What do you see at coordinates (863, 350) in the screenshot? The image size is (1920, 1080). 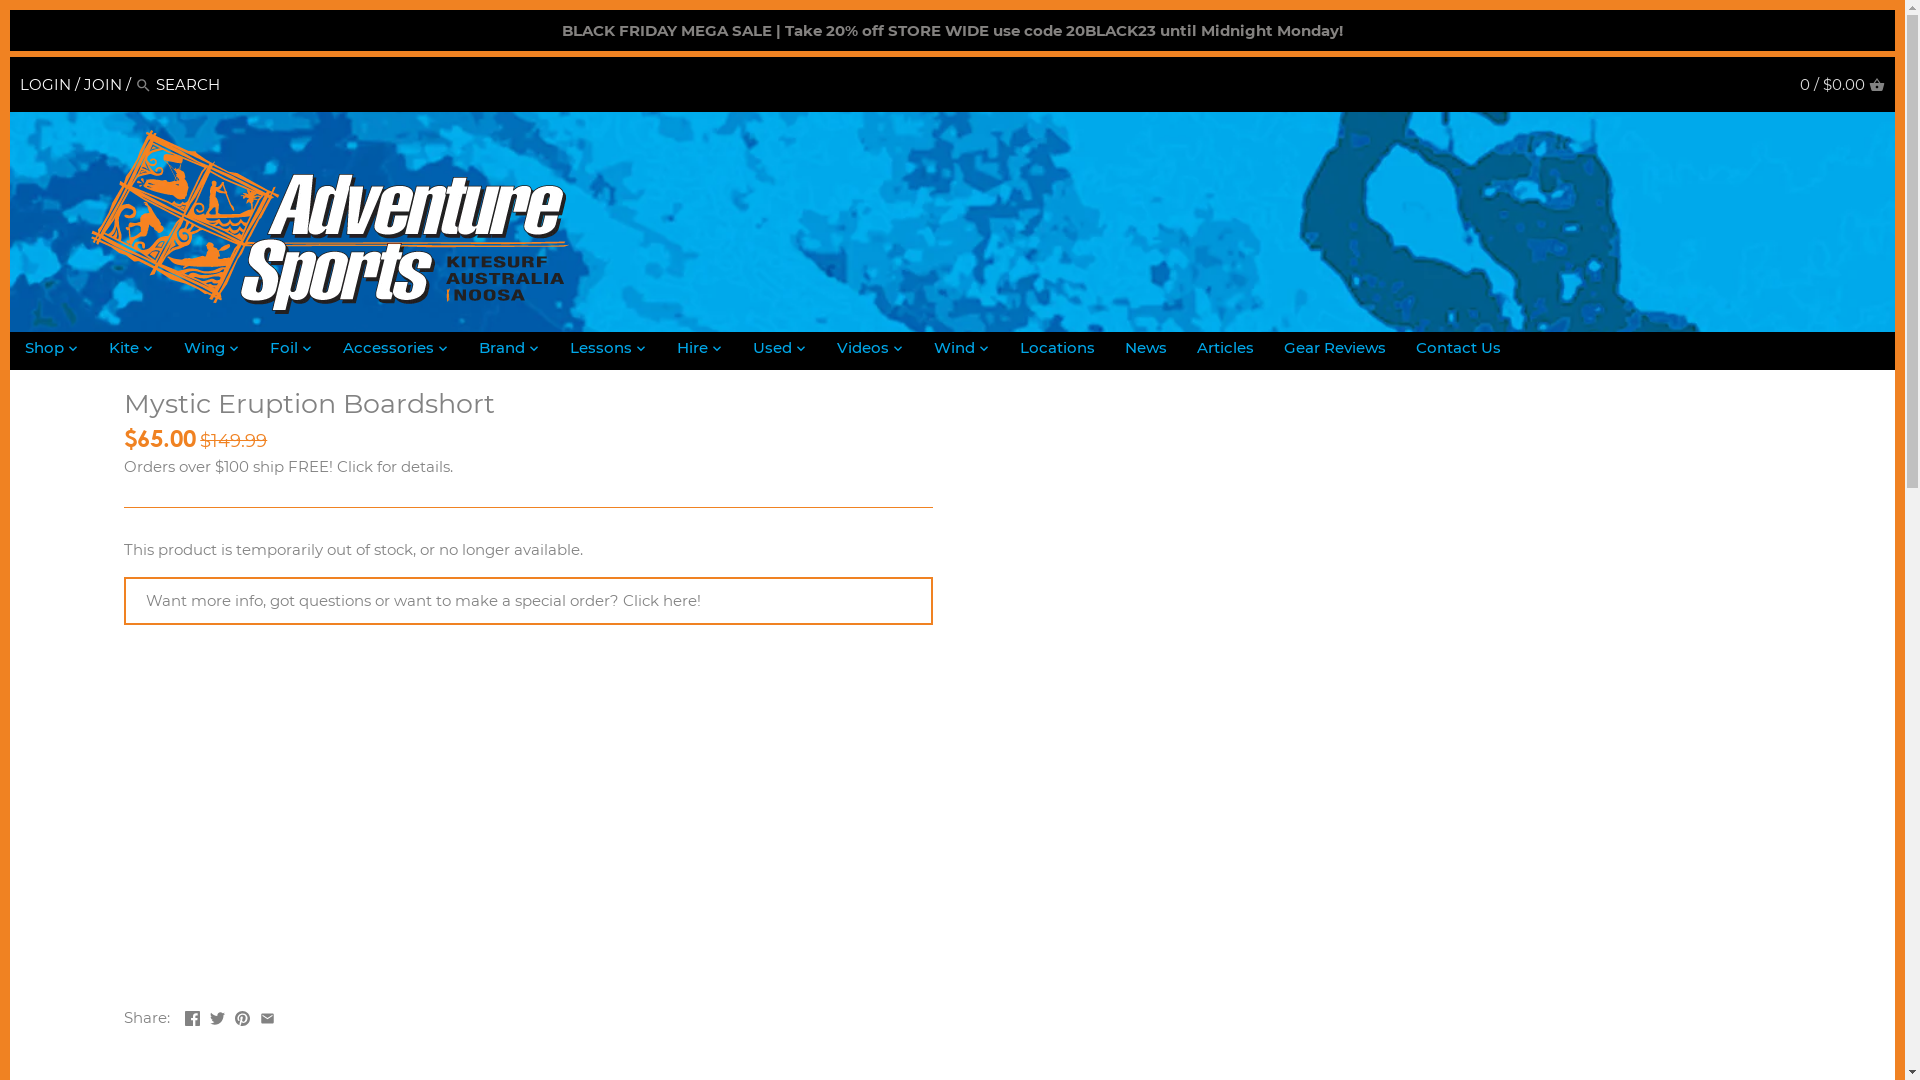 I see `'Videos'` at bounding box center [863, 350].